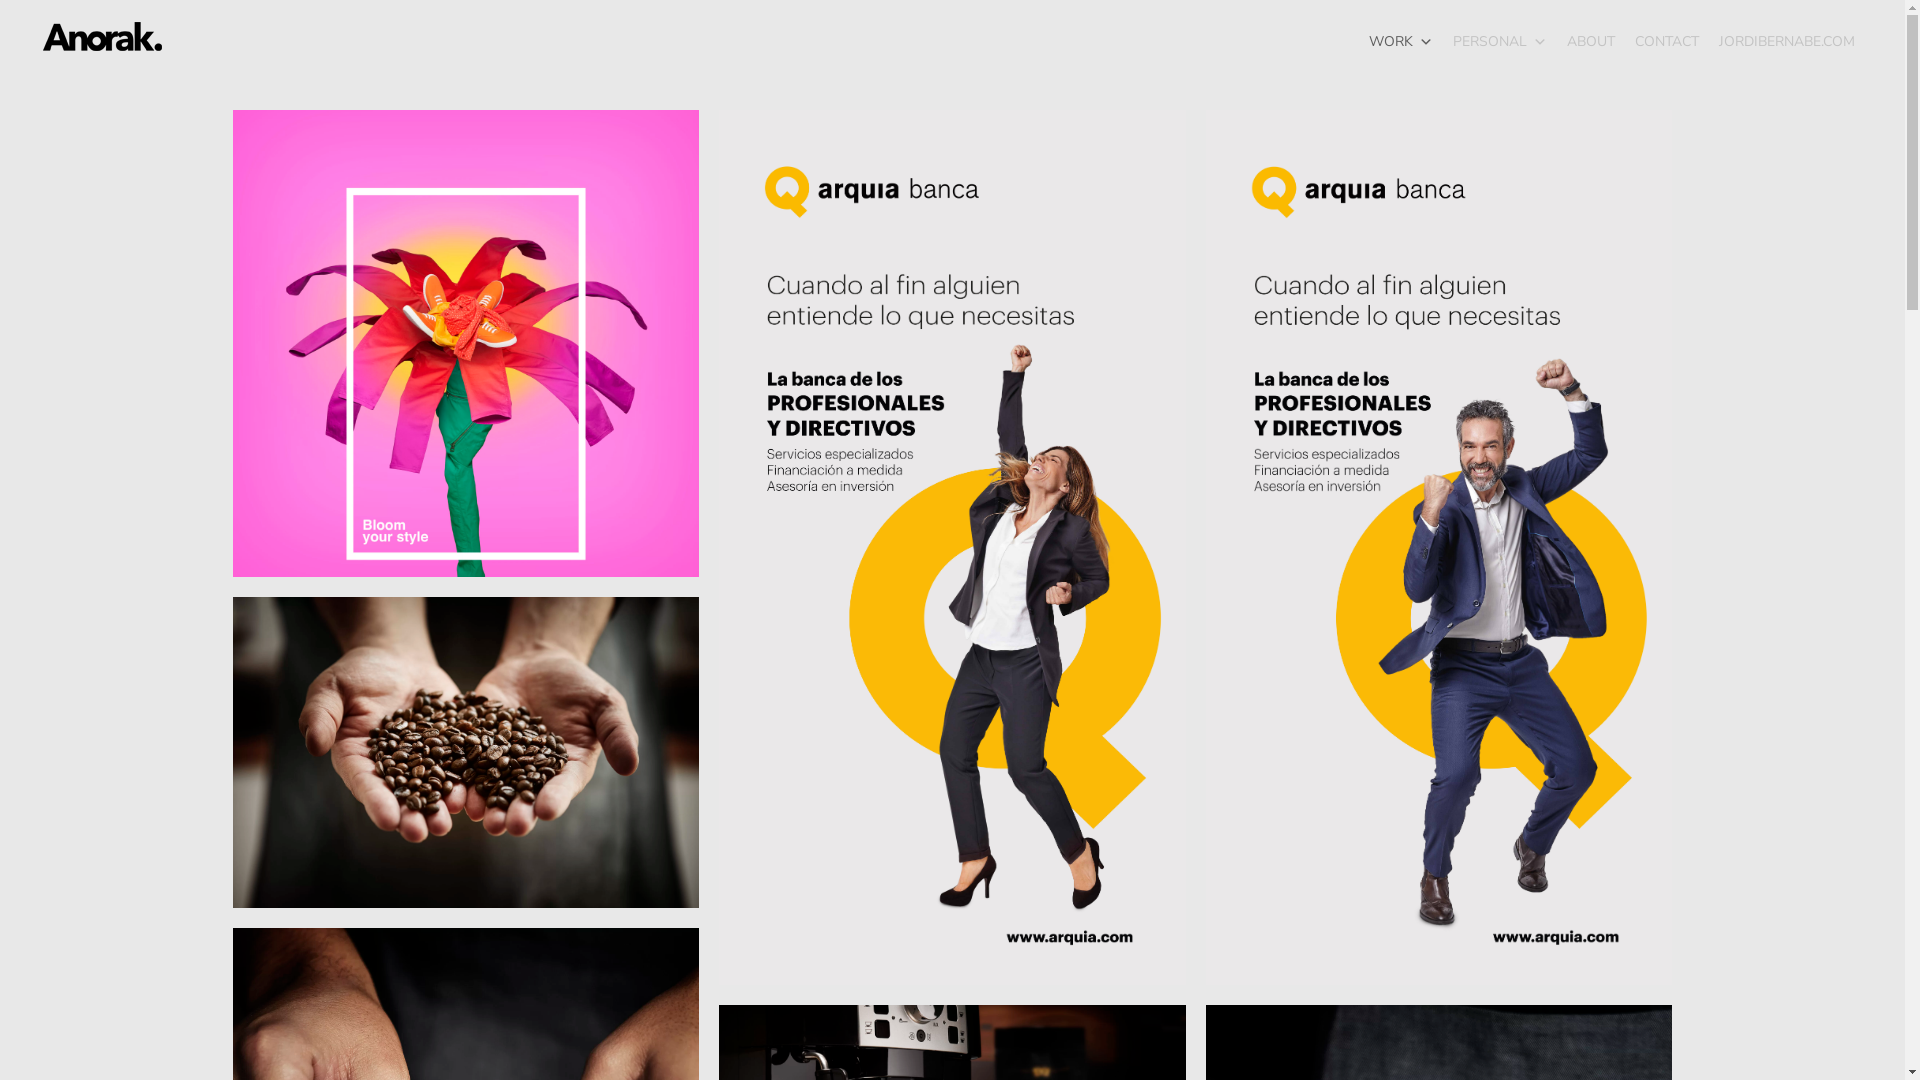 The height and width of the screenshot is (1080, 1920). I want to click on 'PERSONAL', so click(1499, 42).